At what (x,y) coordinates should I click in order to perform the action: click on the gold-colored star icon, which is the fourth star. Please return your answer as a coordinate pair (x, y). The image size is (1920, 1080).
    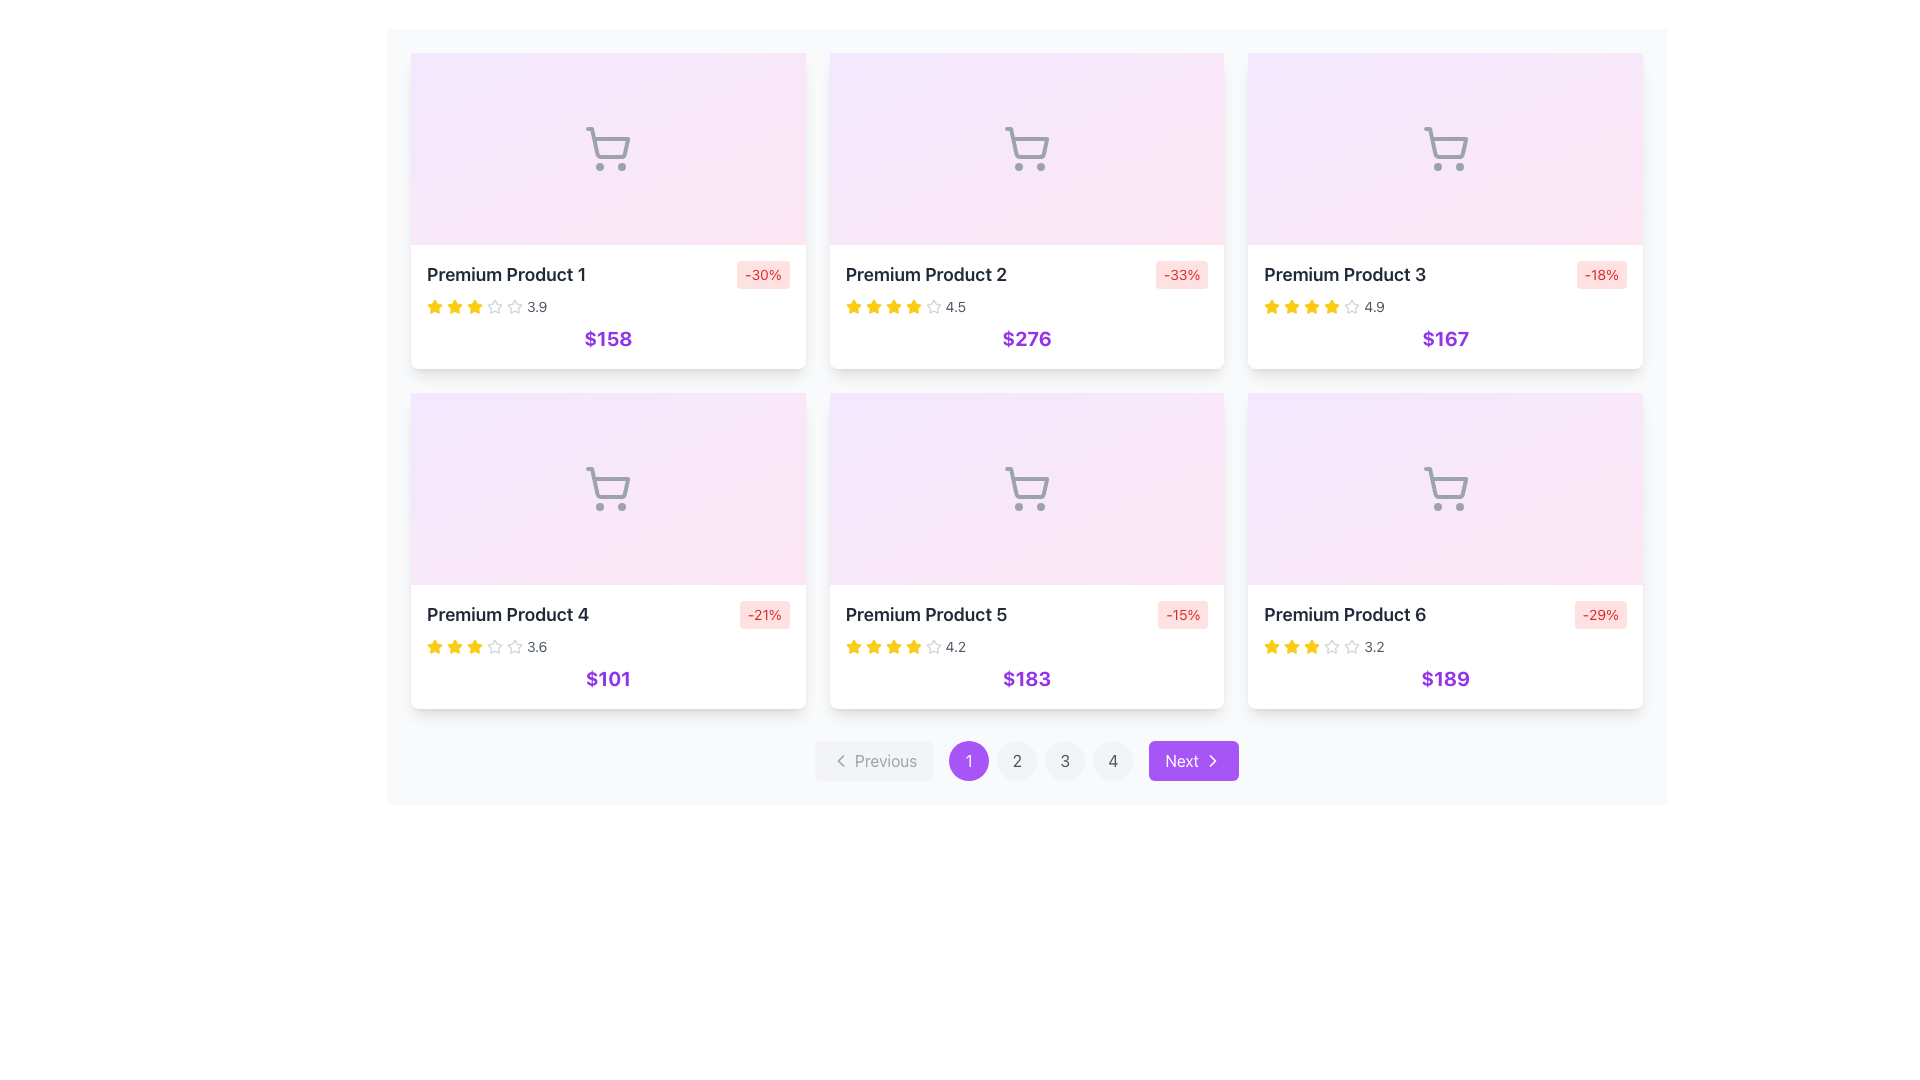
    Looking at the image, I should click on (474, 307).